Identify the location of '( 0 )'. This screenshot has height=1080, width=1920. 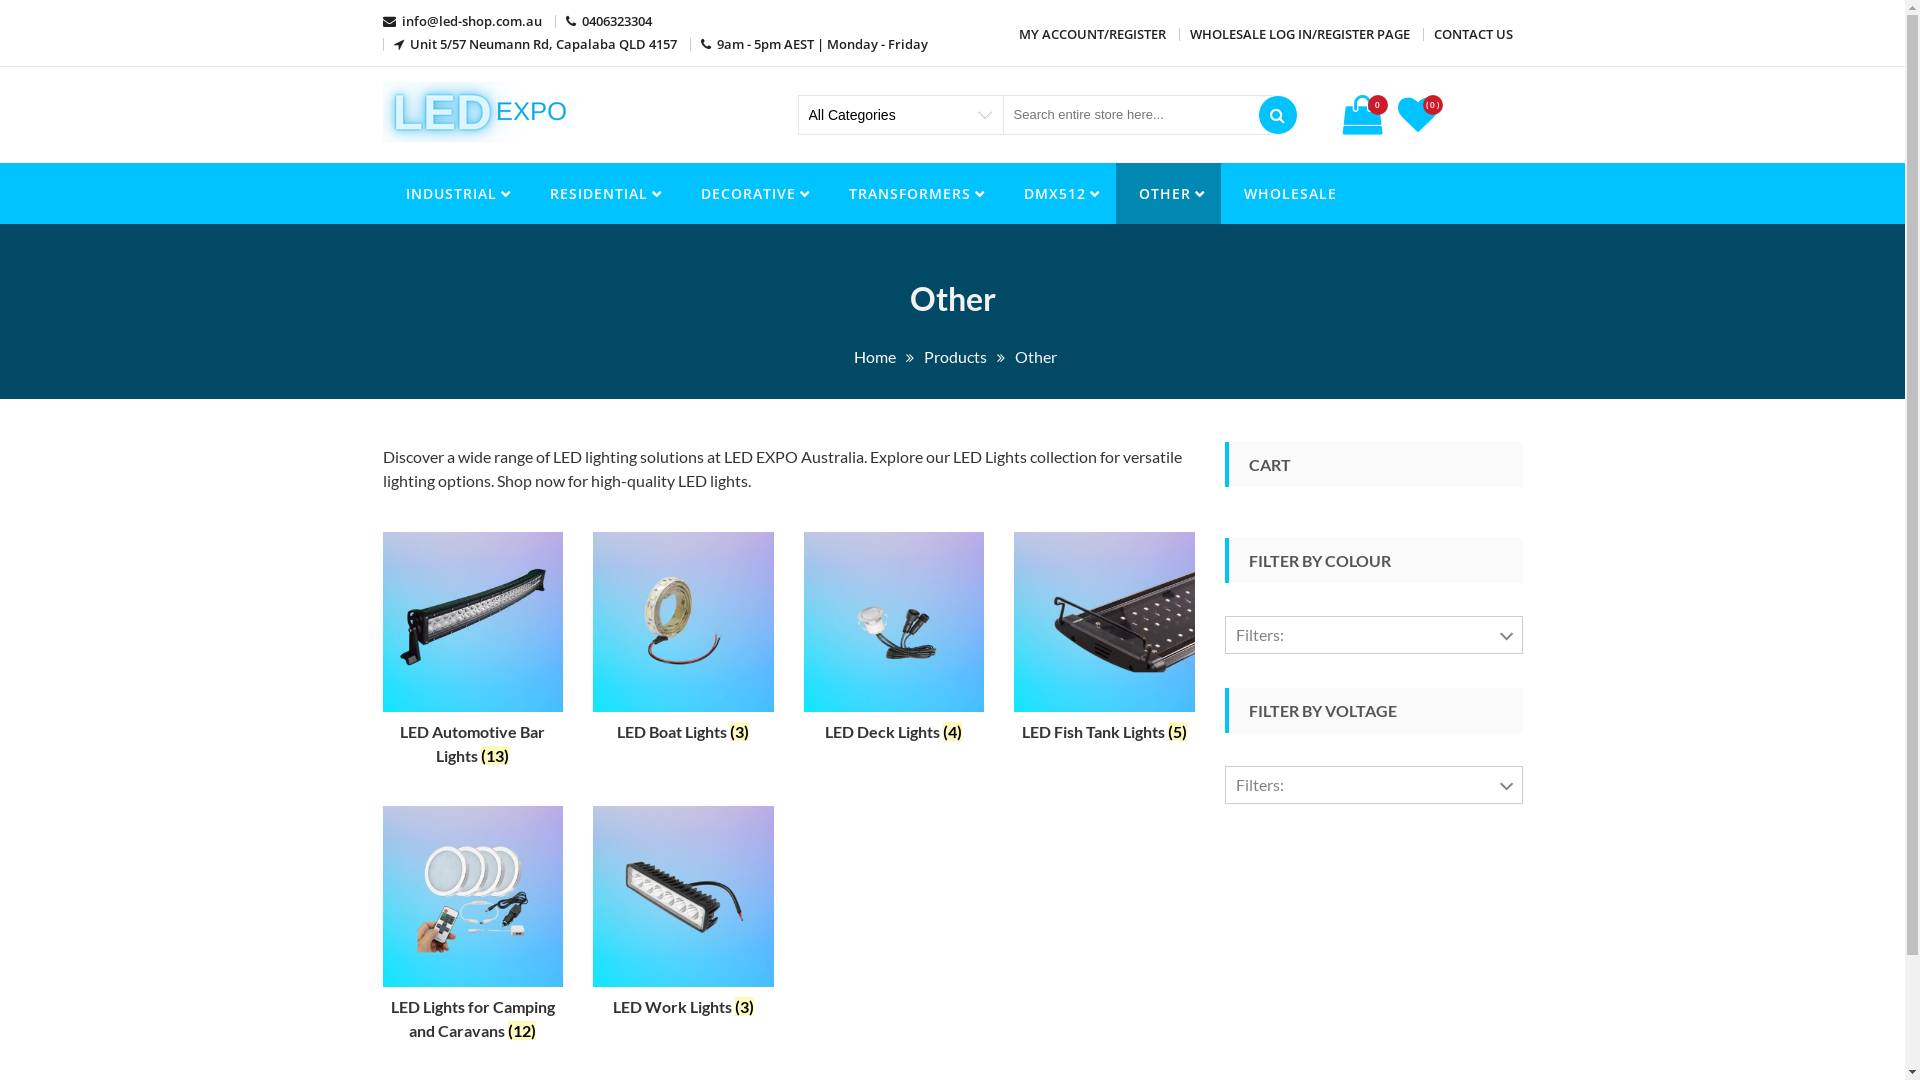
(1419, 122).